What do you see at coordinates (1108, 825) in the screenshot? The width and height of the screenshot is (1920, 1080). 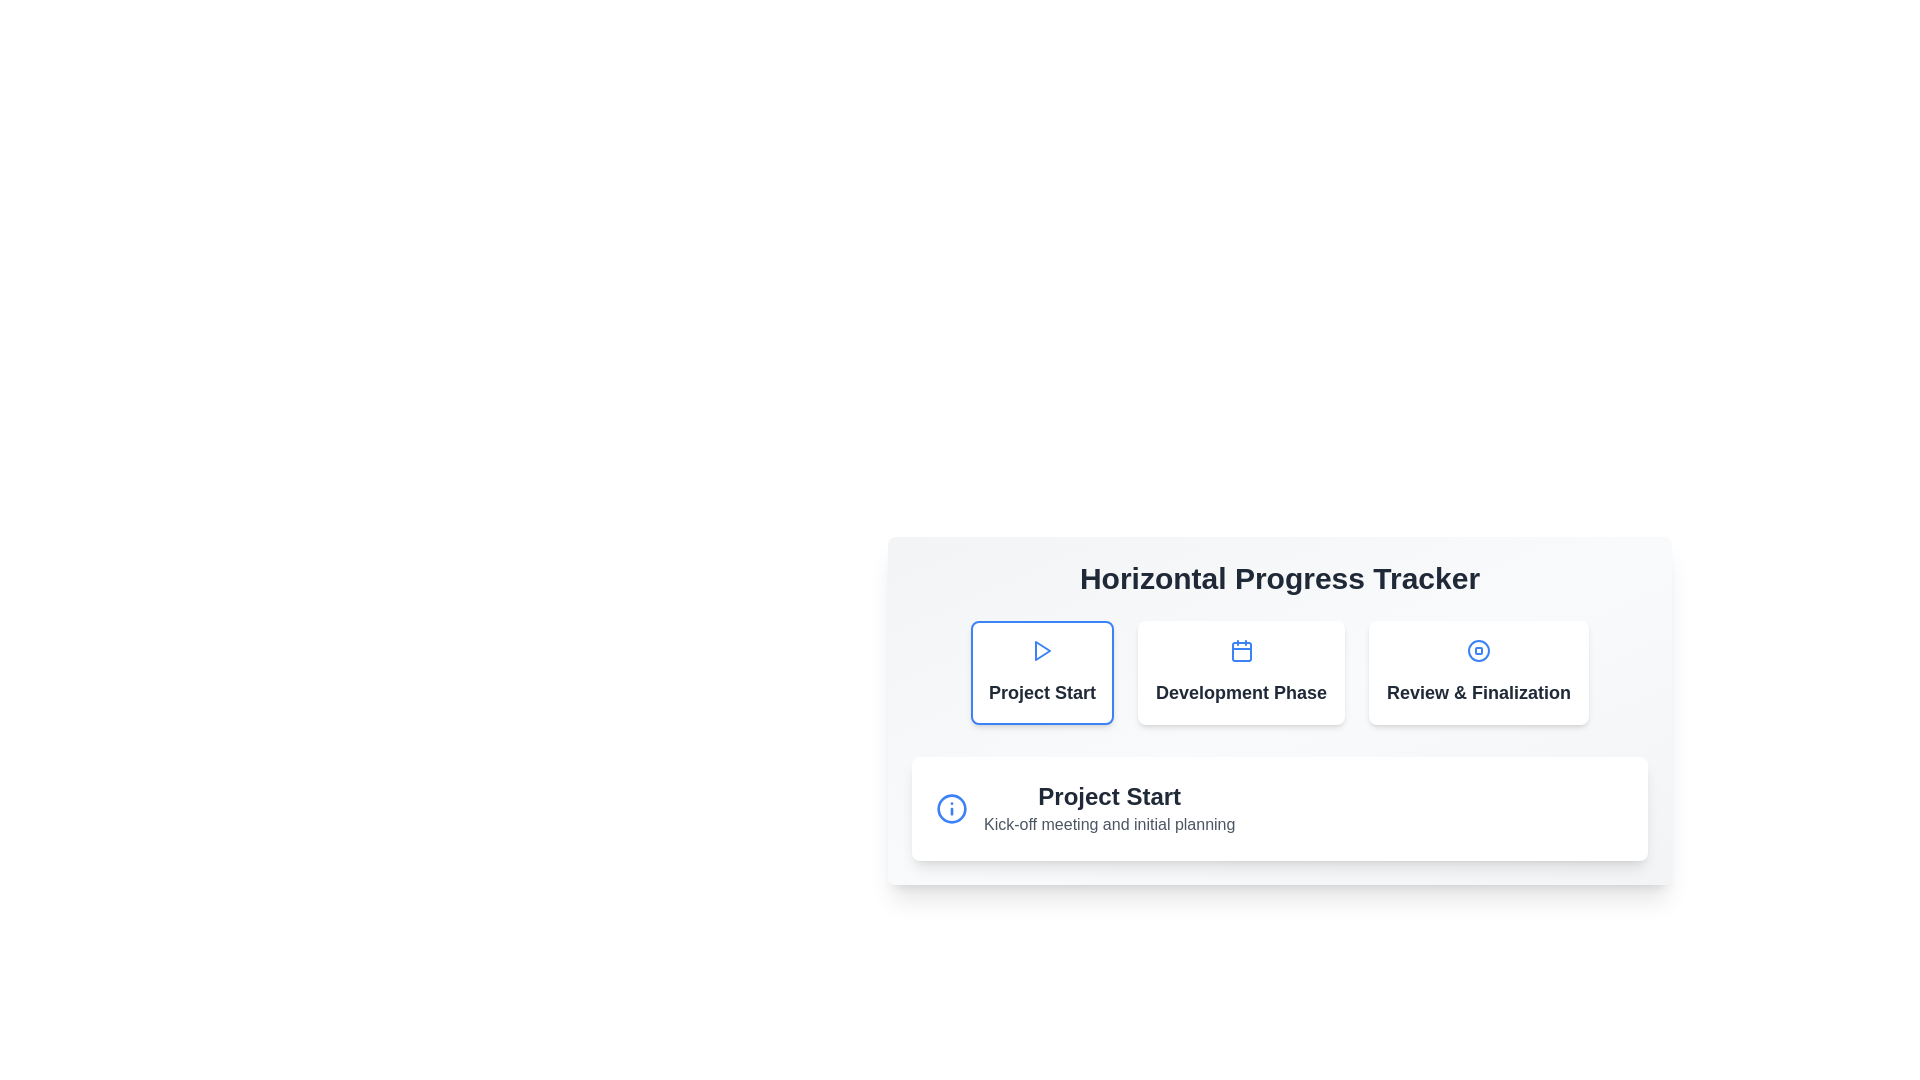 I see `the content of the non-interactive text label positioned below the 'Project Start' header within the 'Horizontal Progress Tracker' component` at bounding box center [1108, 825].